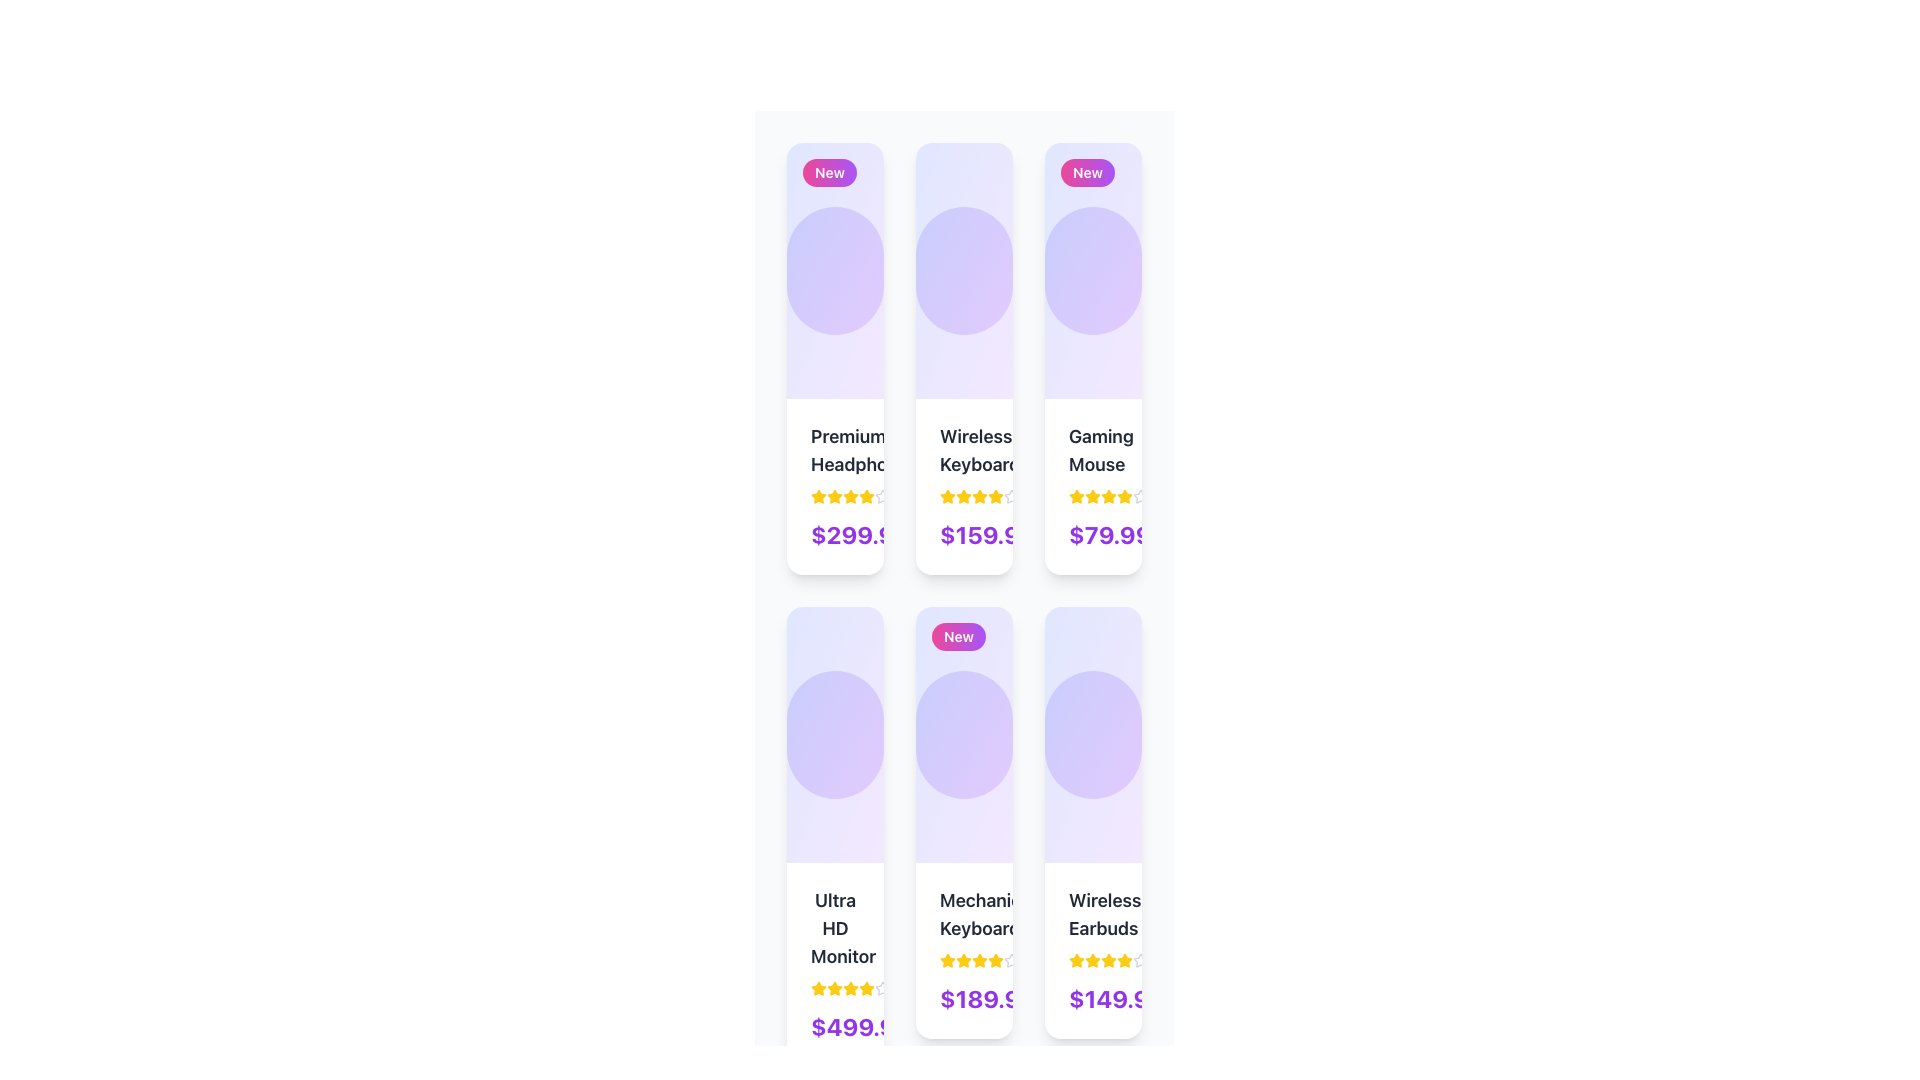  I want to click on the vibrant yellow star icon in the 5-star rating group located below 'Wireless Keyboard' to interact with it, so click(945, 495).